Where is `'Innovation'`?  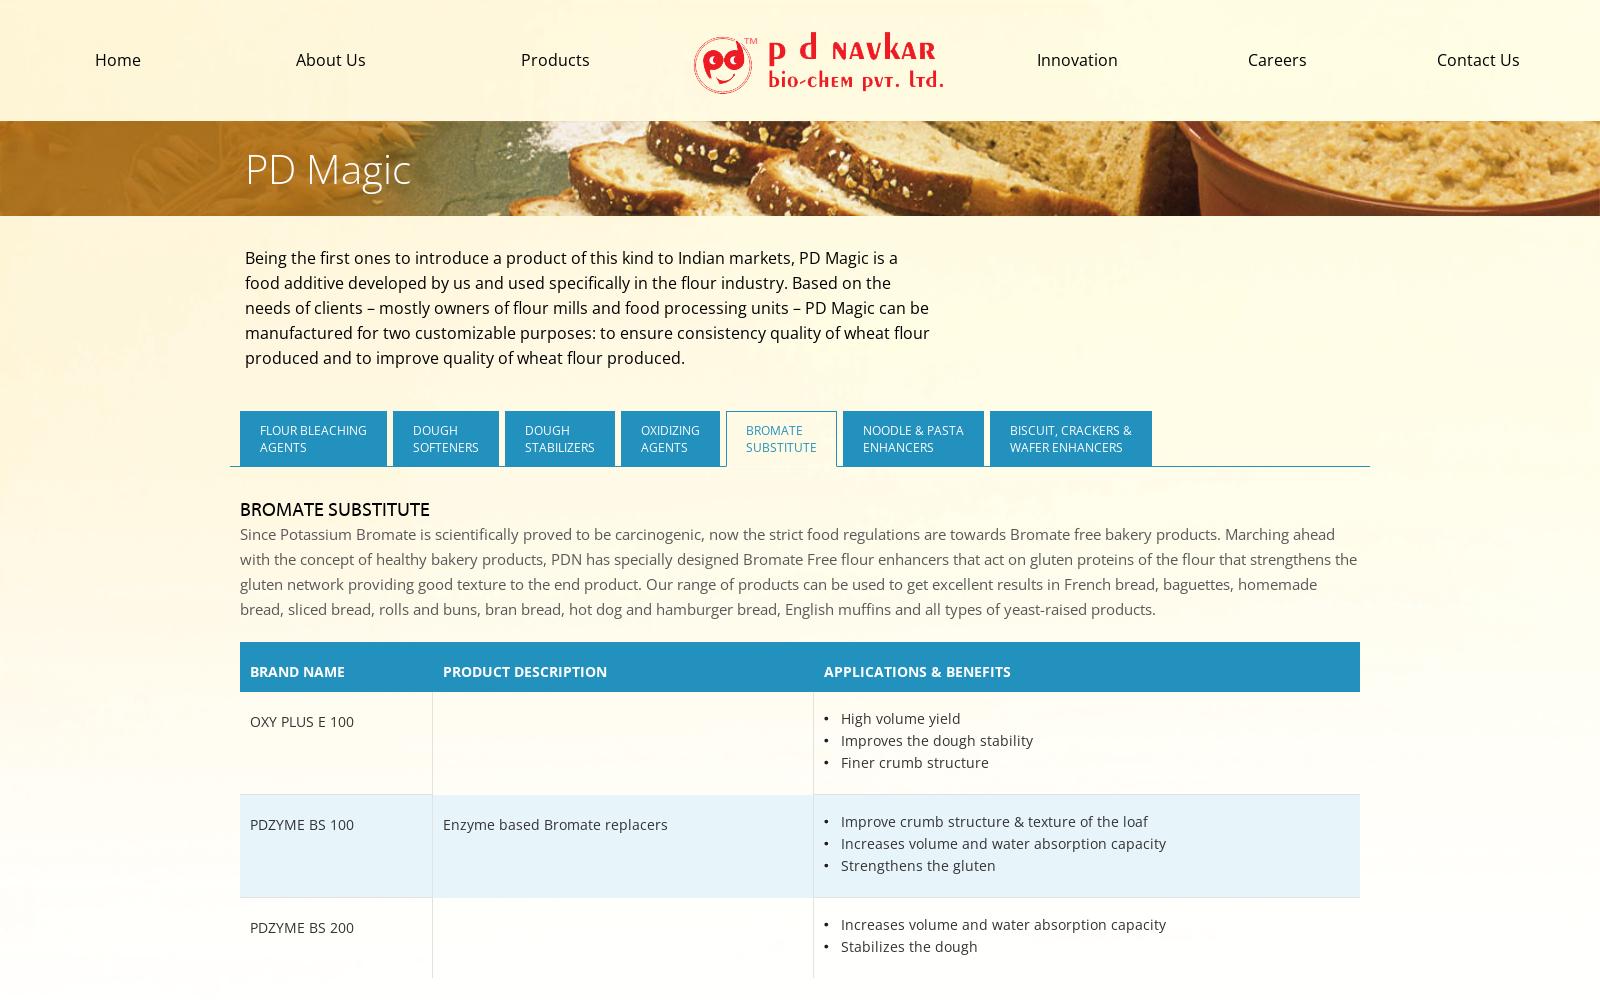
'Innovation' is located at coordinates (1077, 60).